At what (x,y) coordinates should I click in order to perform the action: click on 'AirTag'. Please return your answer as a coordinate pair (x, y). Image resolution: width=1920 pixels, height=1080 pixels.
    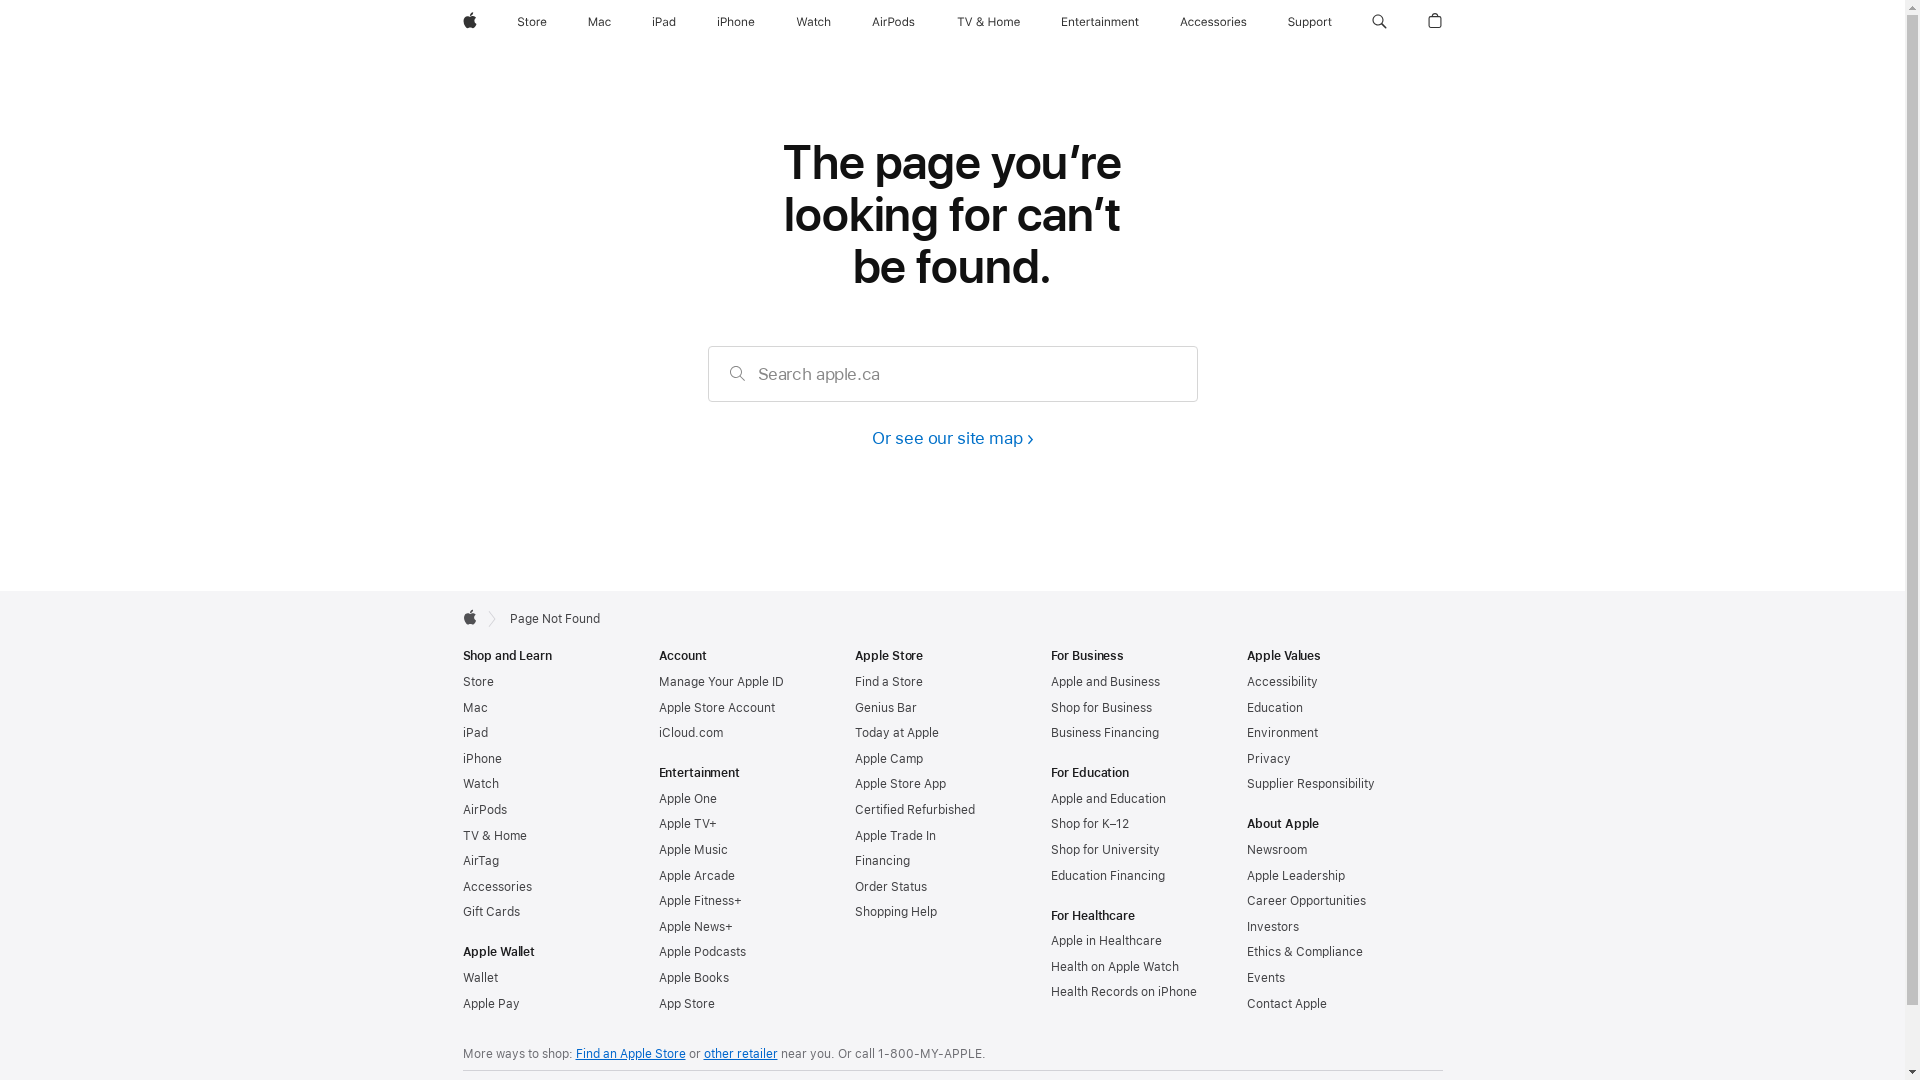
    Looking at the image, I should click on (480, 859).